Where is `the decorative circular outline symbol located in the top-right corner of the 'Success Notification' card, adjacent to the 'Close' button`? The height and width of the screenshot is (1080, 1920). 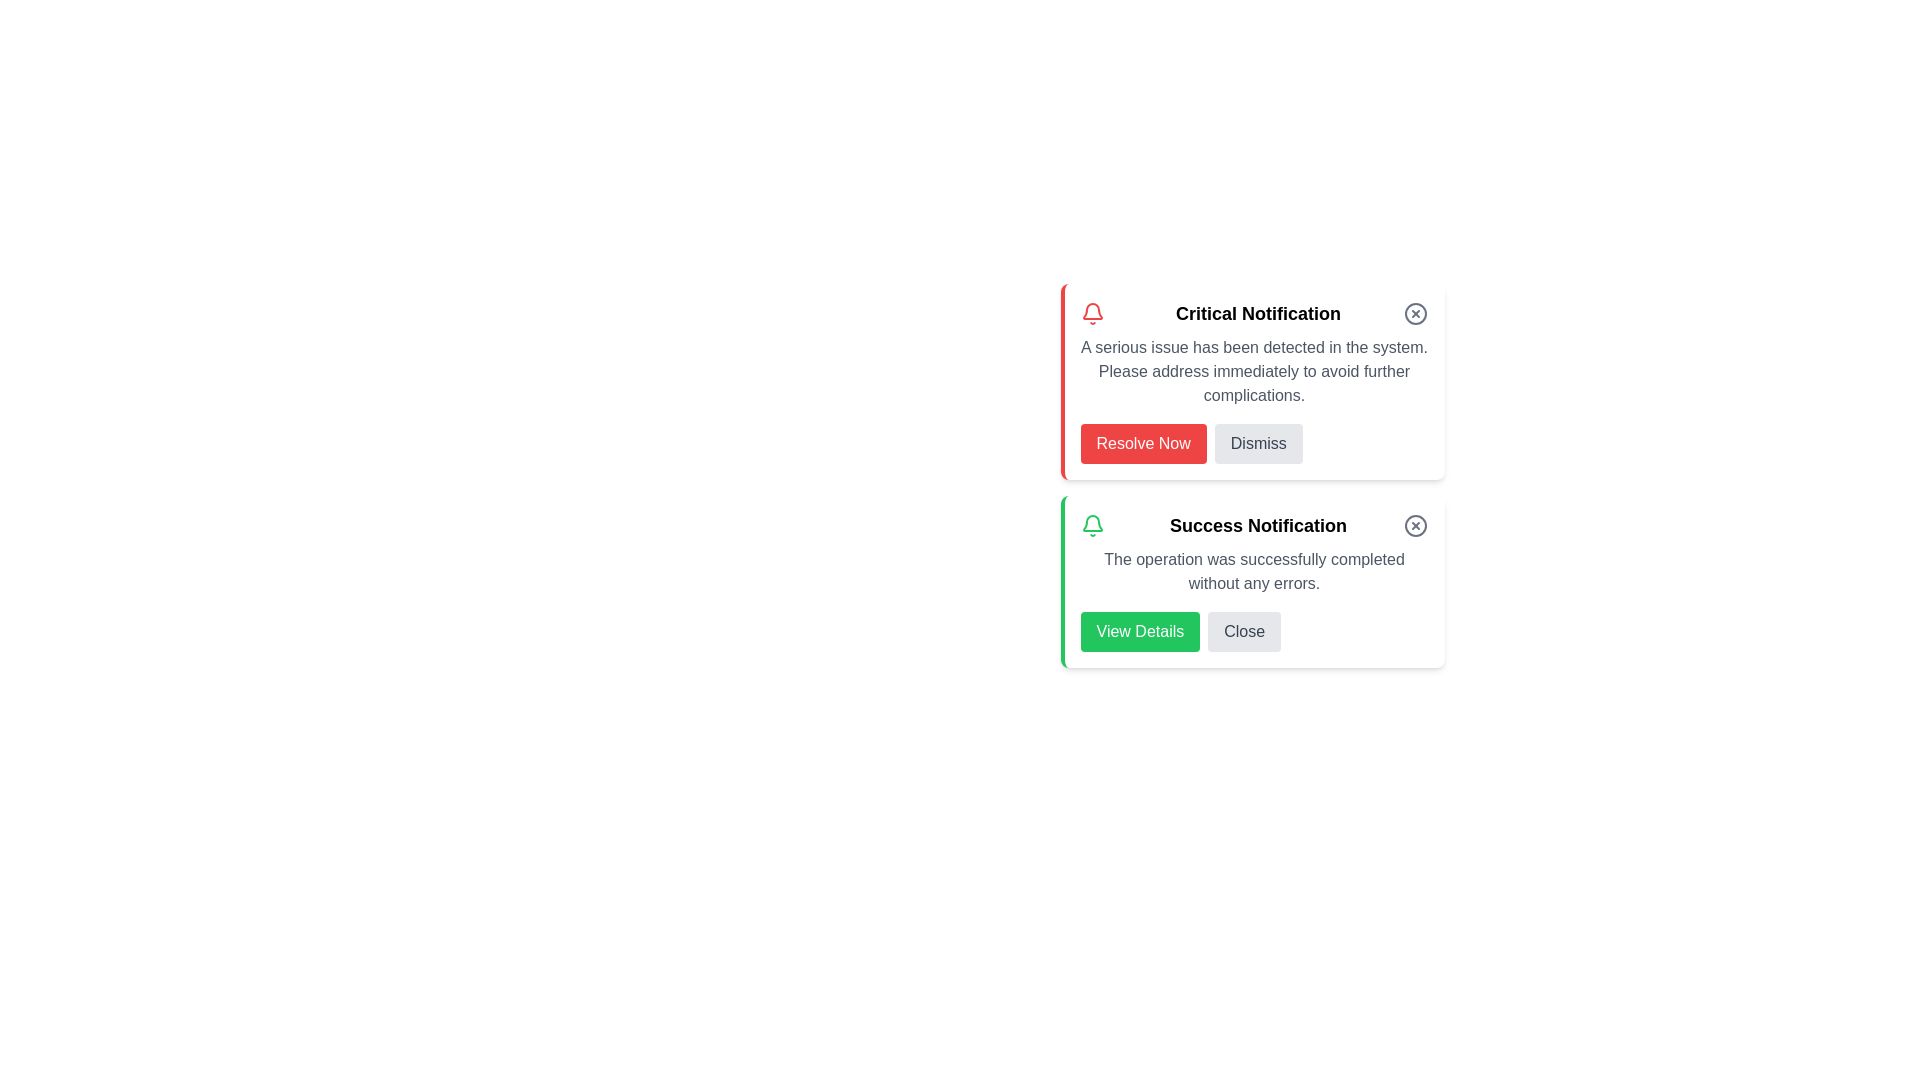
the decorative circular outline symbol located in the top-right corner of the 'Success Notification' card, adjacent to the 'Close' button is located at coordinates (1415, 524).